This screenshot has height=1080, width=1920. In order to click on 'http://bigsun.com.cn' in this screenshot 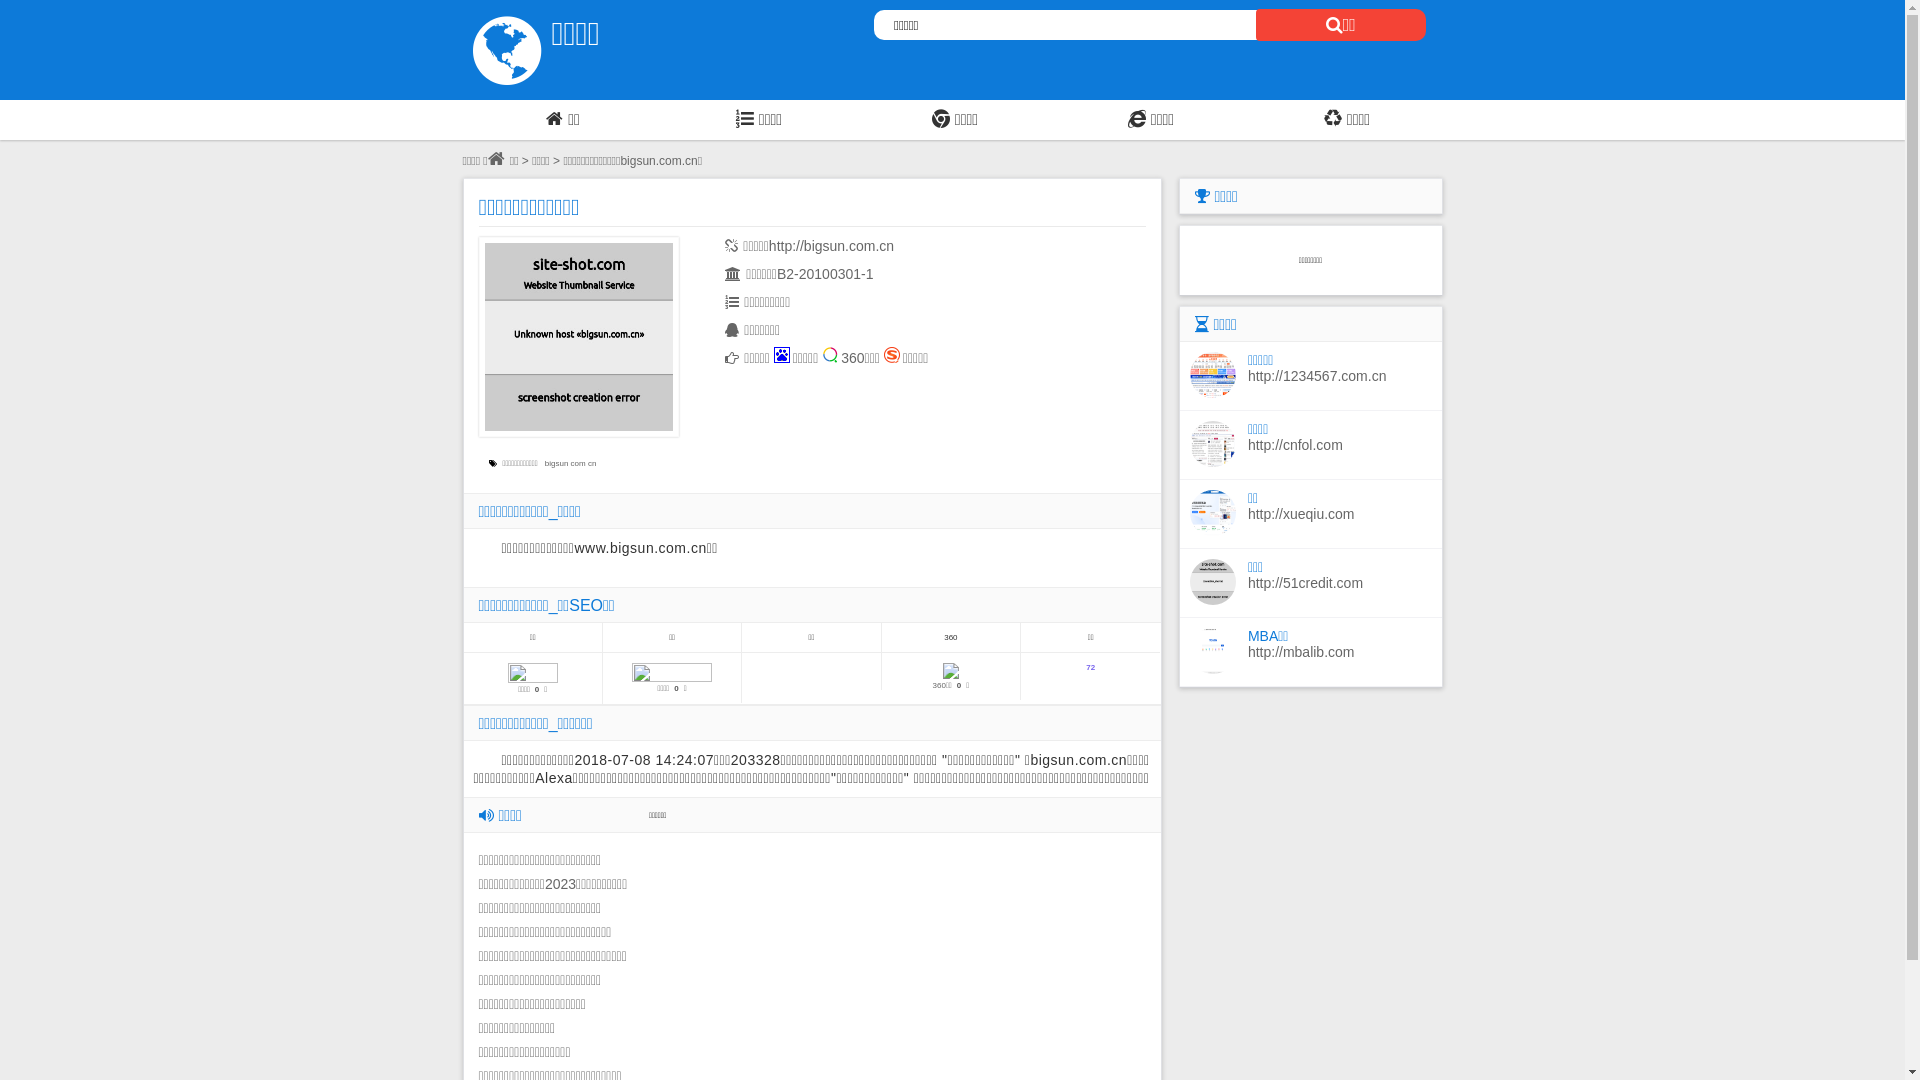, I will do `click(831, 245)`.